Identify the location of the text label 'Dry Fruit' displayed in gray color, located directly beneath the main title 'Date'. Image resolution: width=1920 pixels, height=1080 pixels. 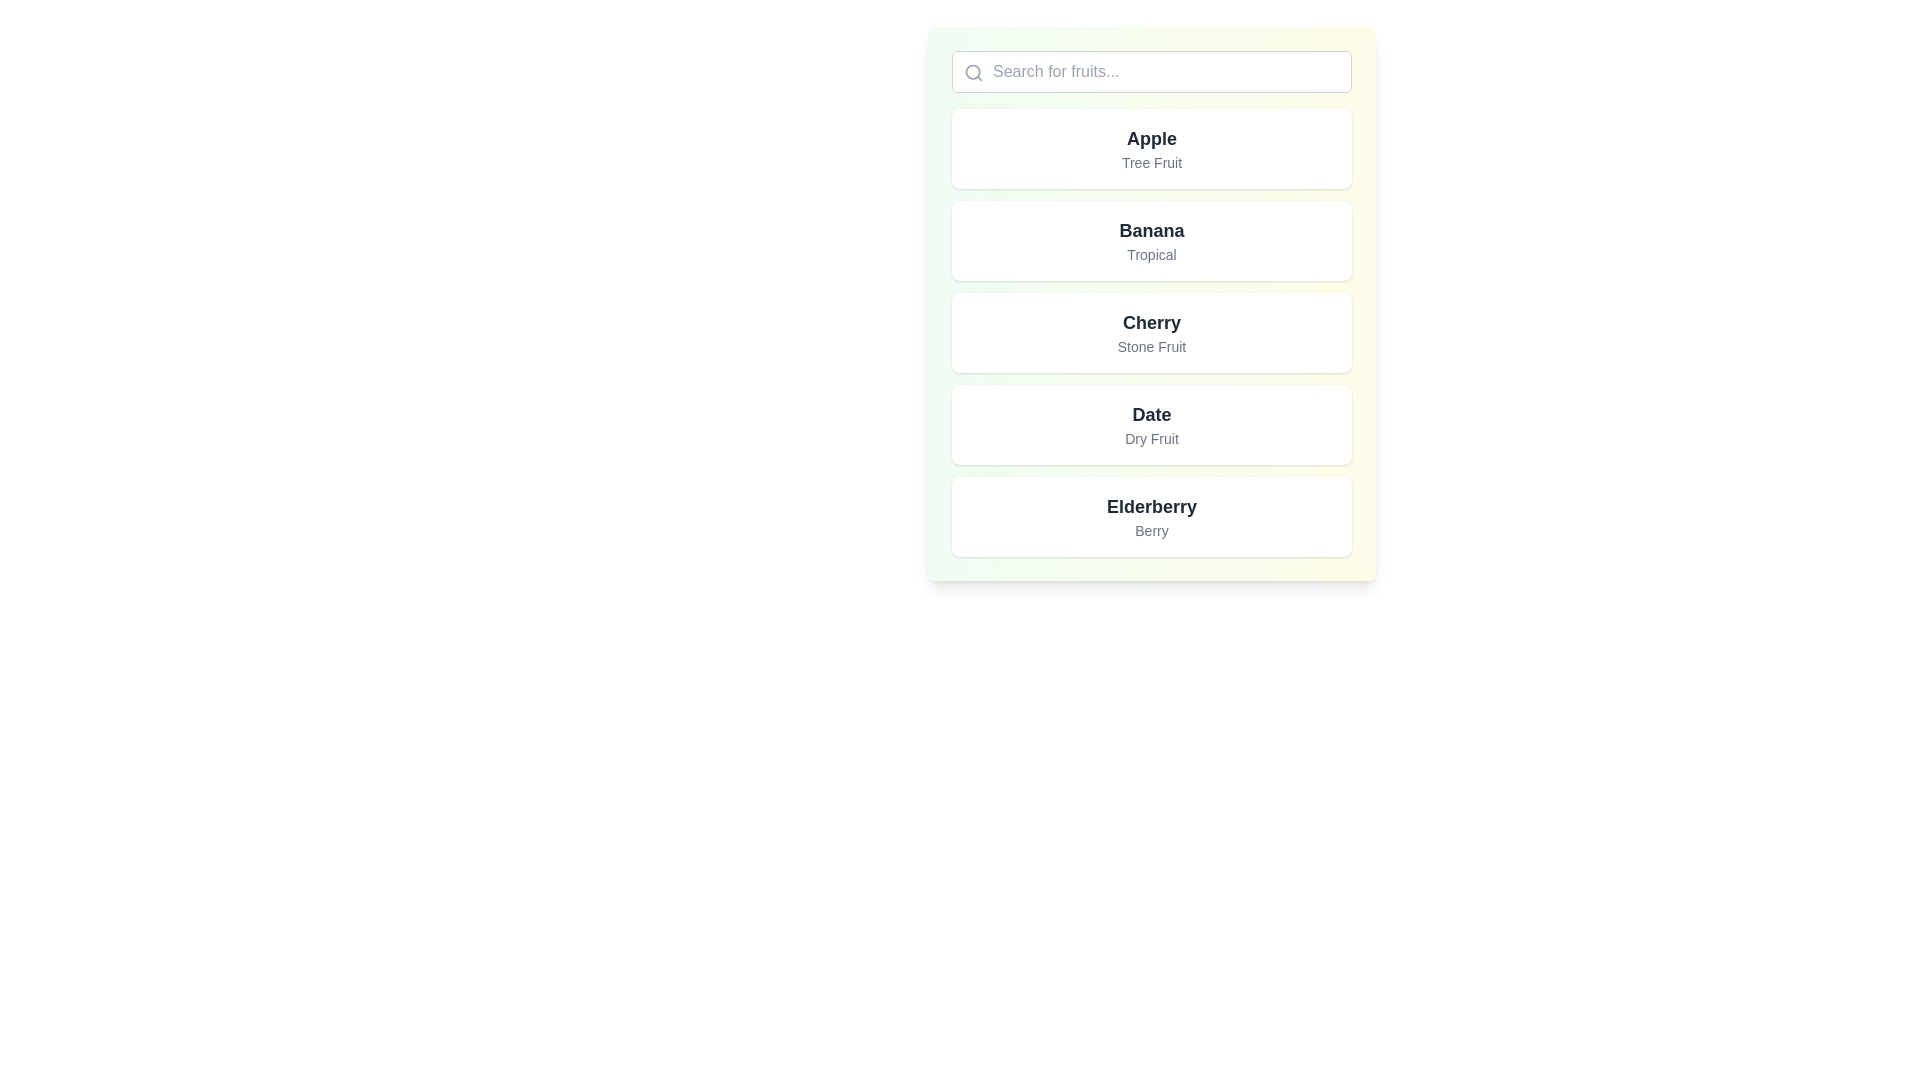
(1152, 438).